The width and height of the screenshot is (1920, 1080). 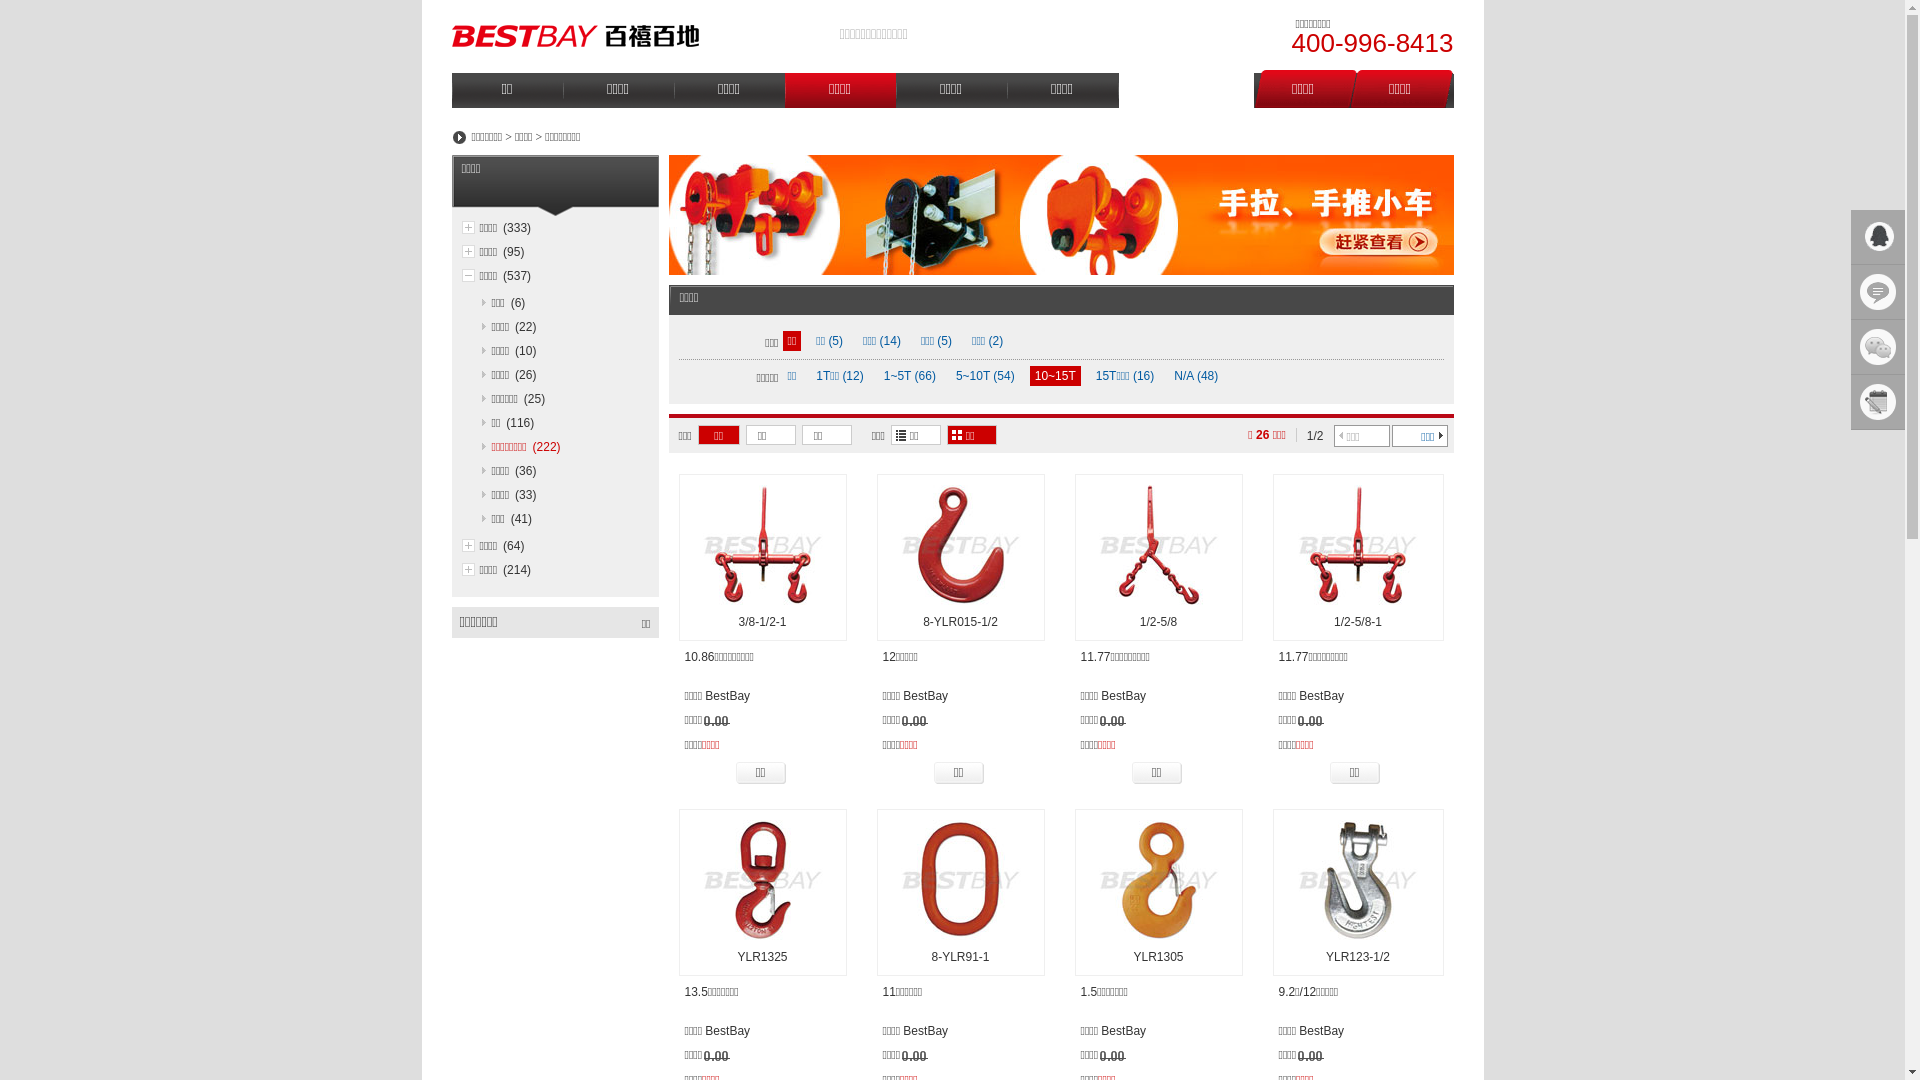 I want to click on '10~15T', so click(x=1030, y=375).